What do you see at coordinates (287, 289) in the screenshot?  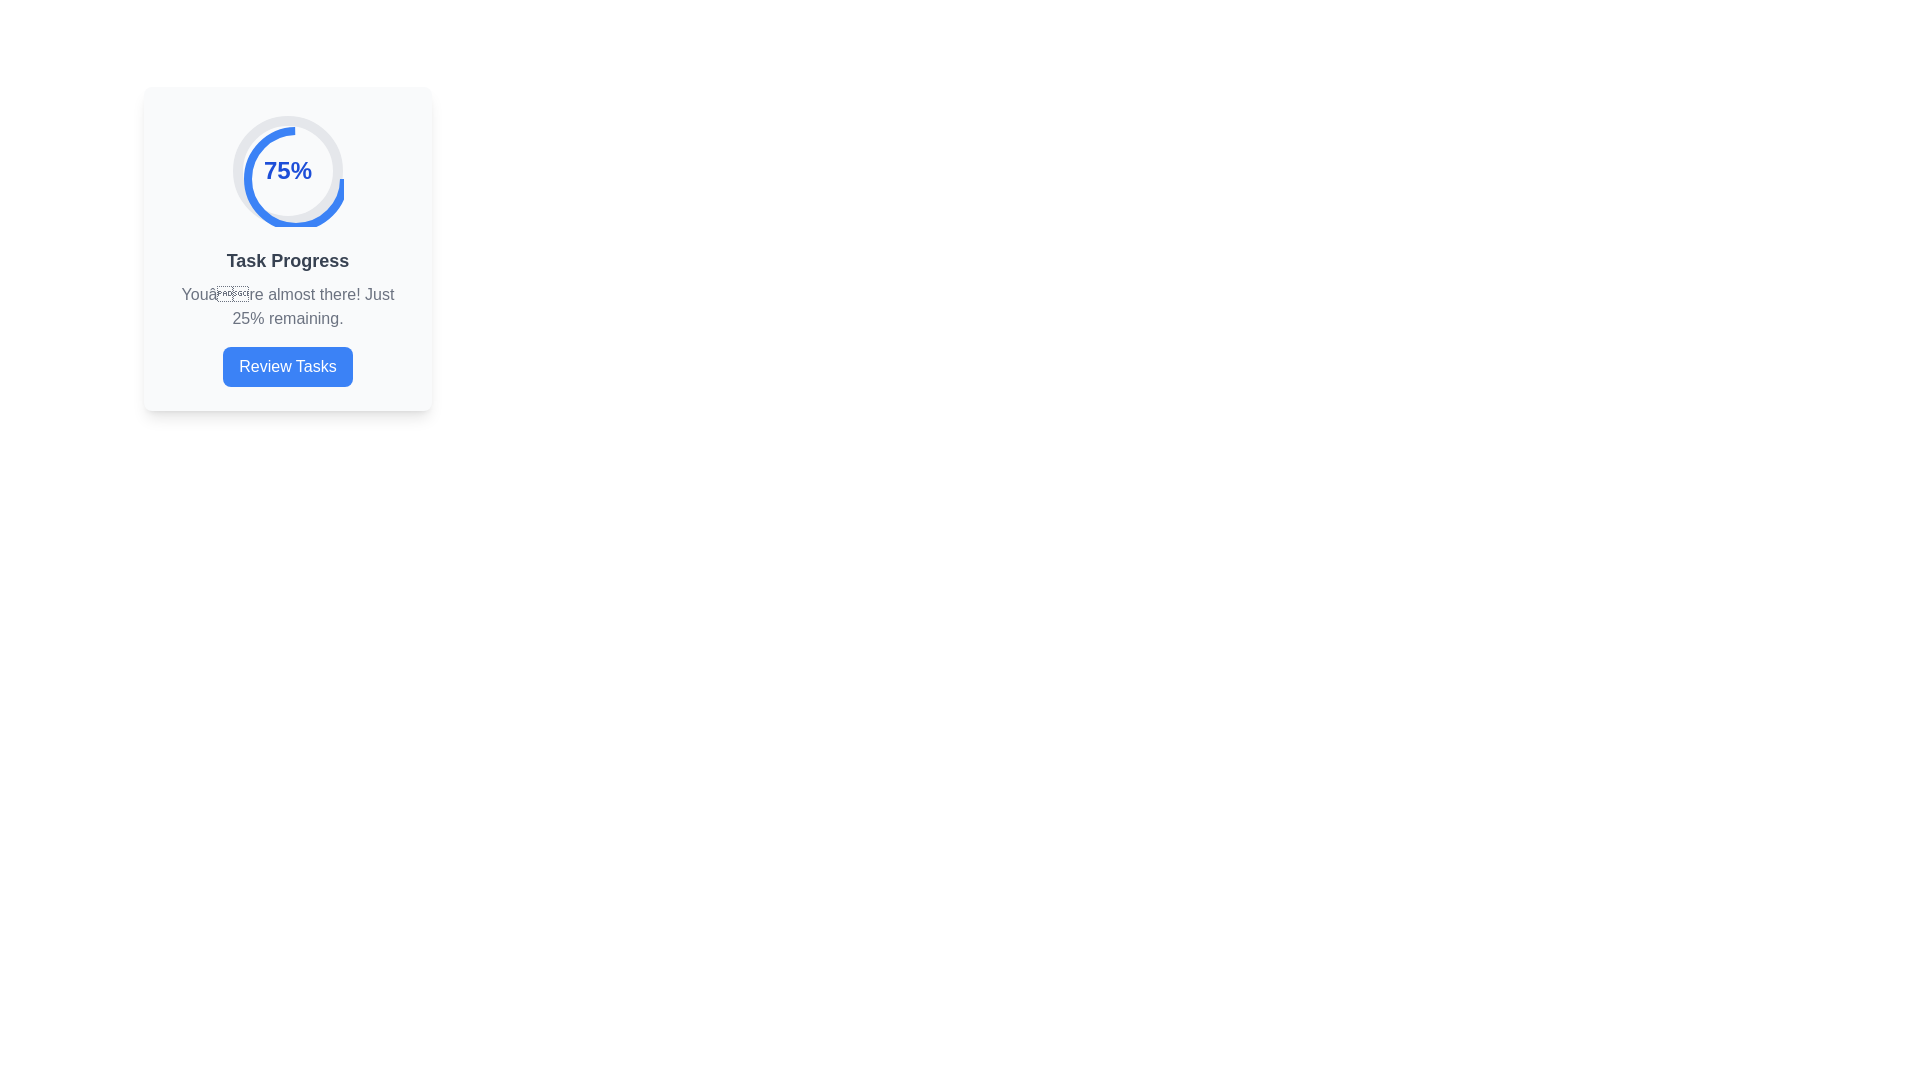 I see `task progress update displayed in the text element located centrally beneath the circular progress indicator showing '75%' and above the 'Review Tasks' button` at bounding box center [287, 289].